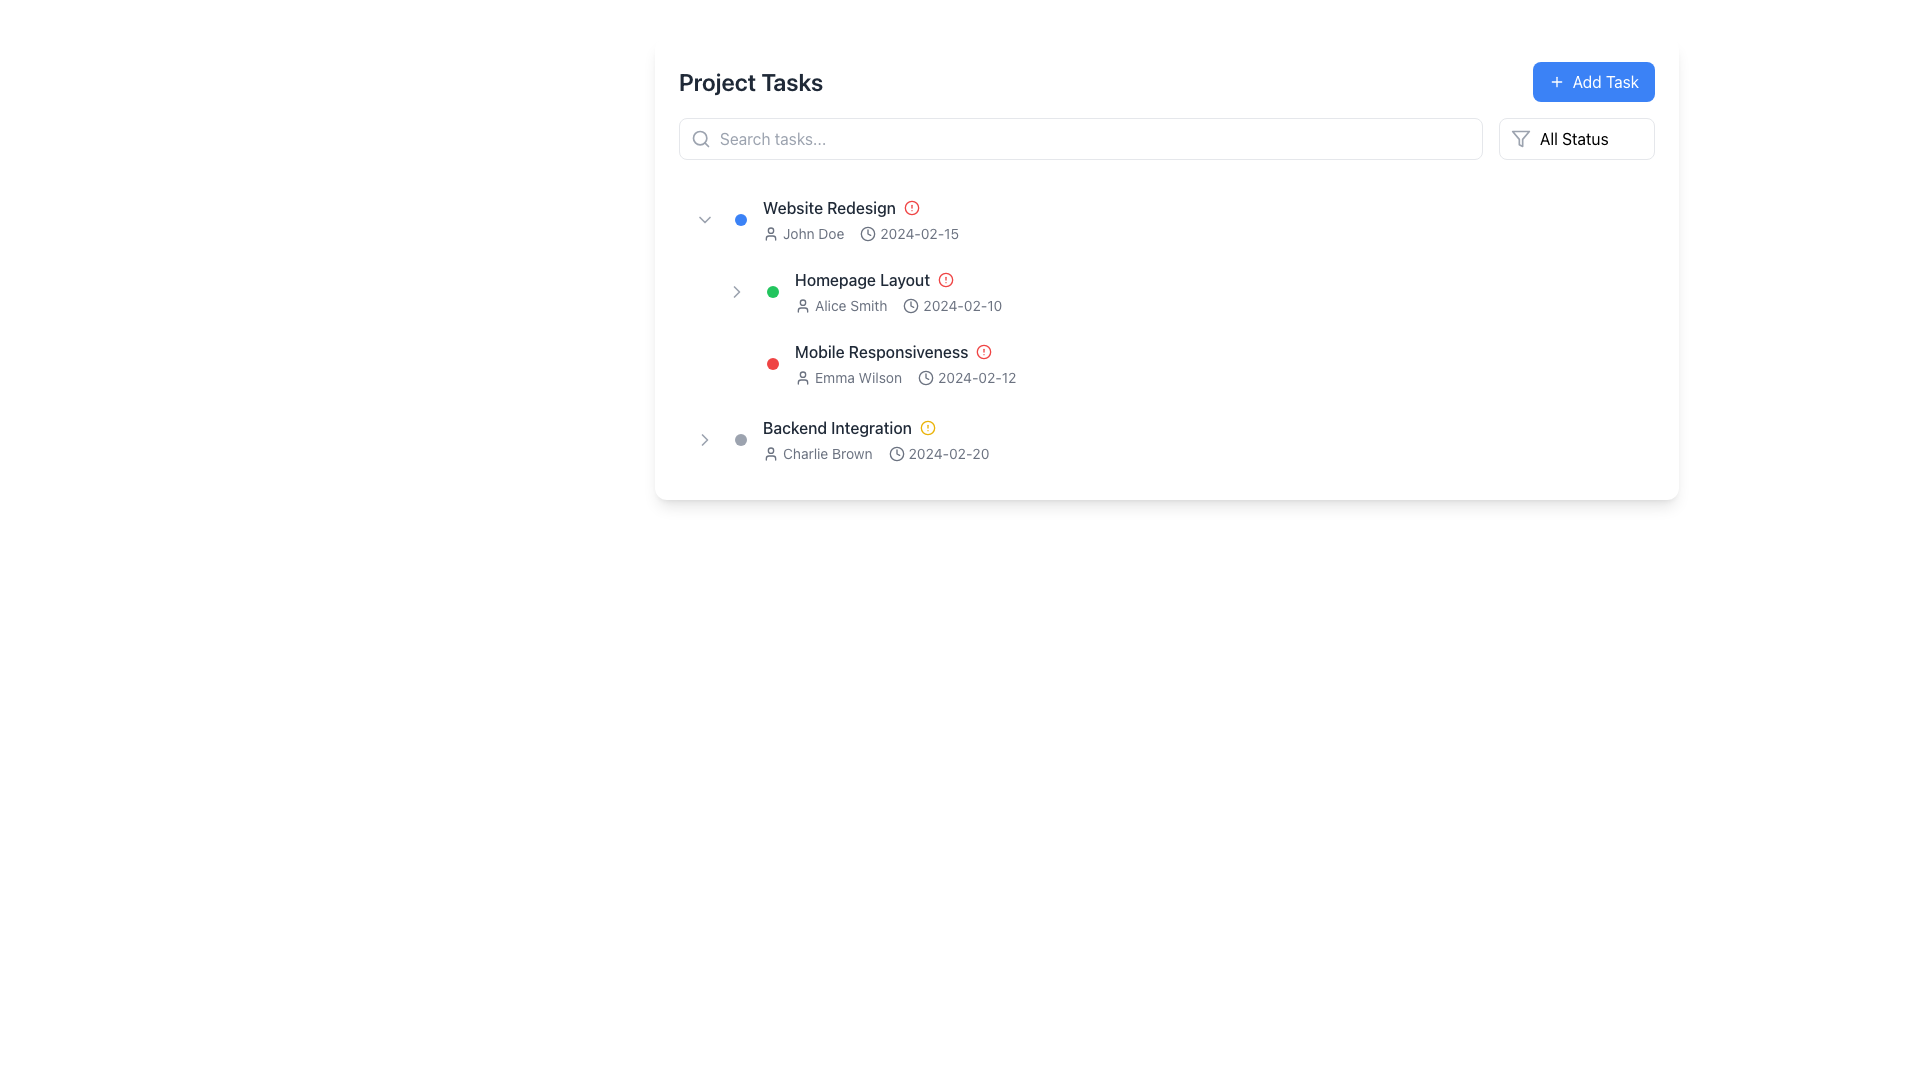  Describe the element at coordinates (700, 137) in the screenshot. I see `the magnifying glass icon located at the extreme left of the search input area` at that location.